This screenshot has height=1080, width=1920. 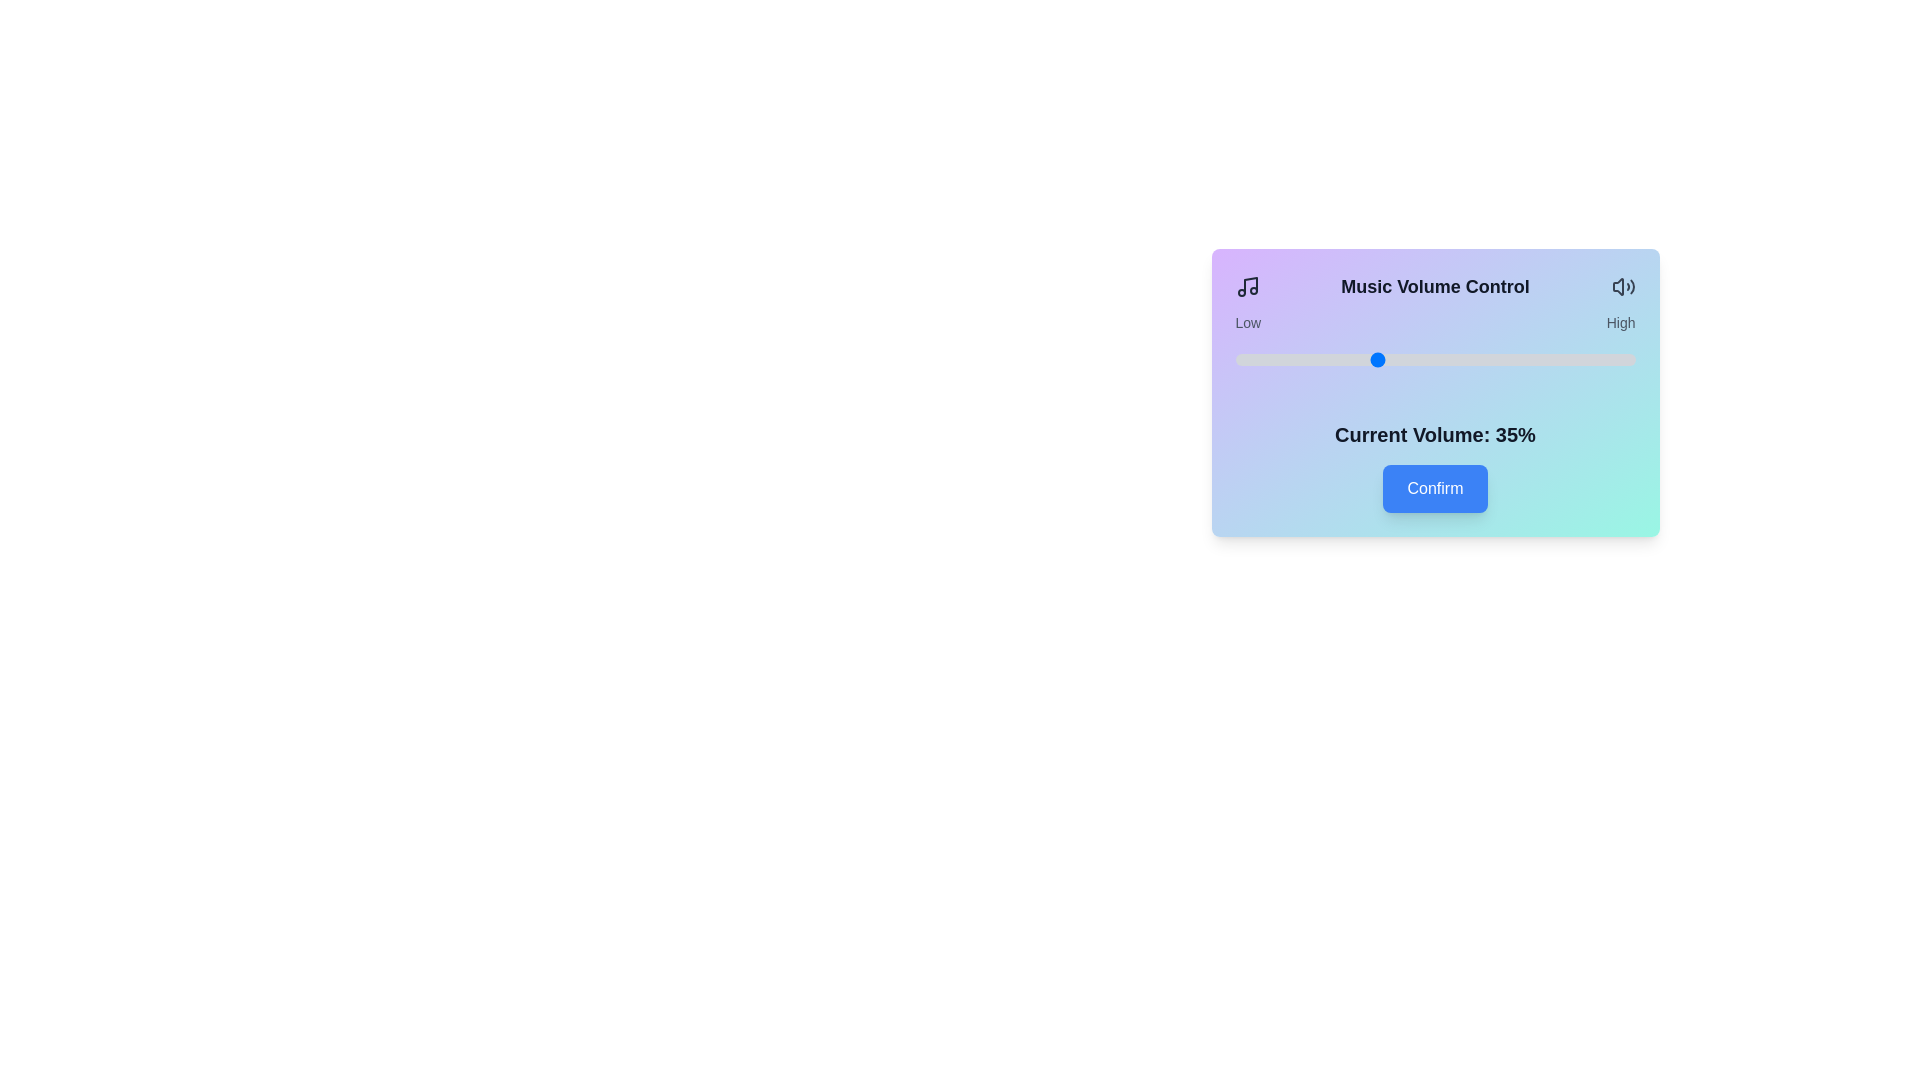 I want to click on the music icon to trigger its interaction, so click(x=1246, y=286).